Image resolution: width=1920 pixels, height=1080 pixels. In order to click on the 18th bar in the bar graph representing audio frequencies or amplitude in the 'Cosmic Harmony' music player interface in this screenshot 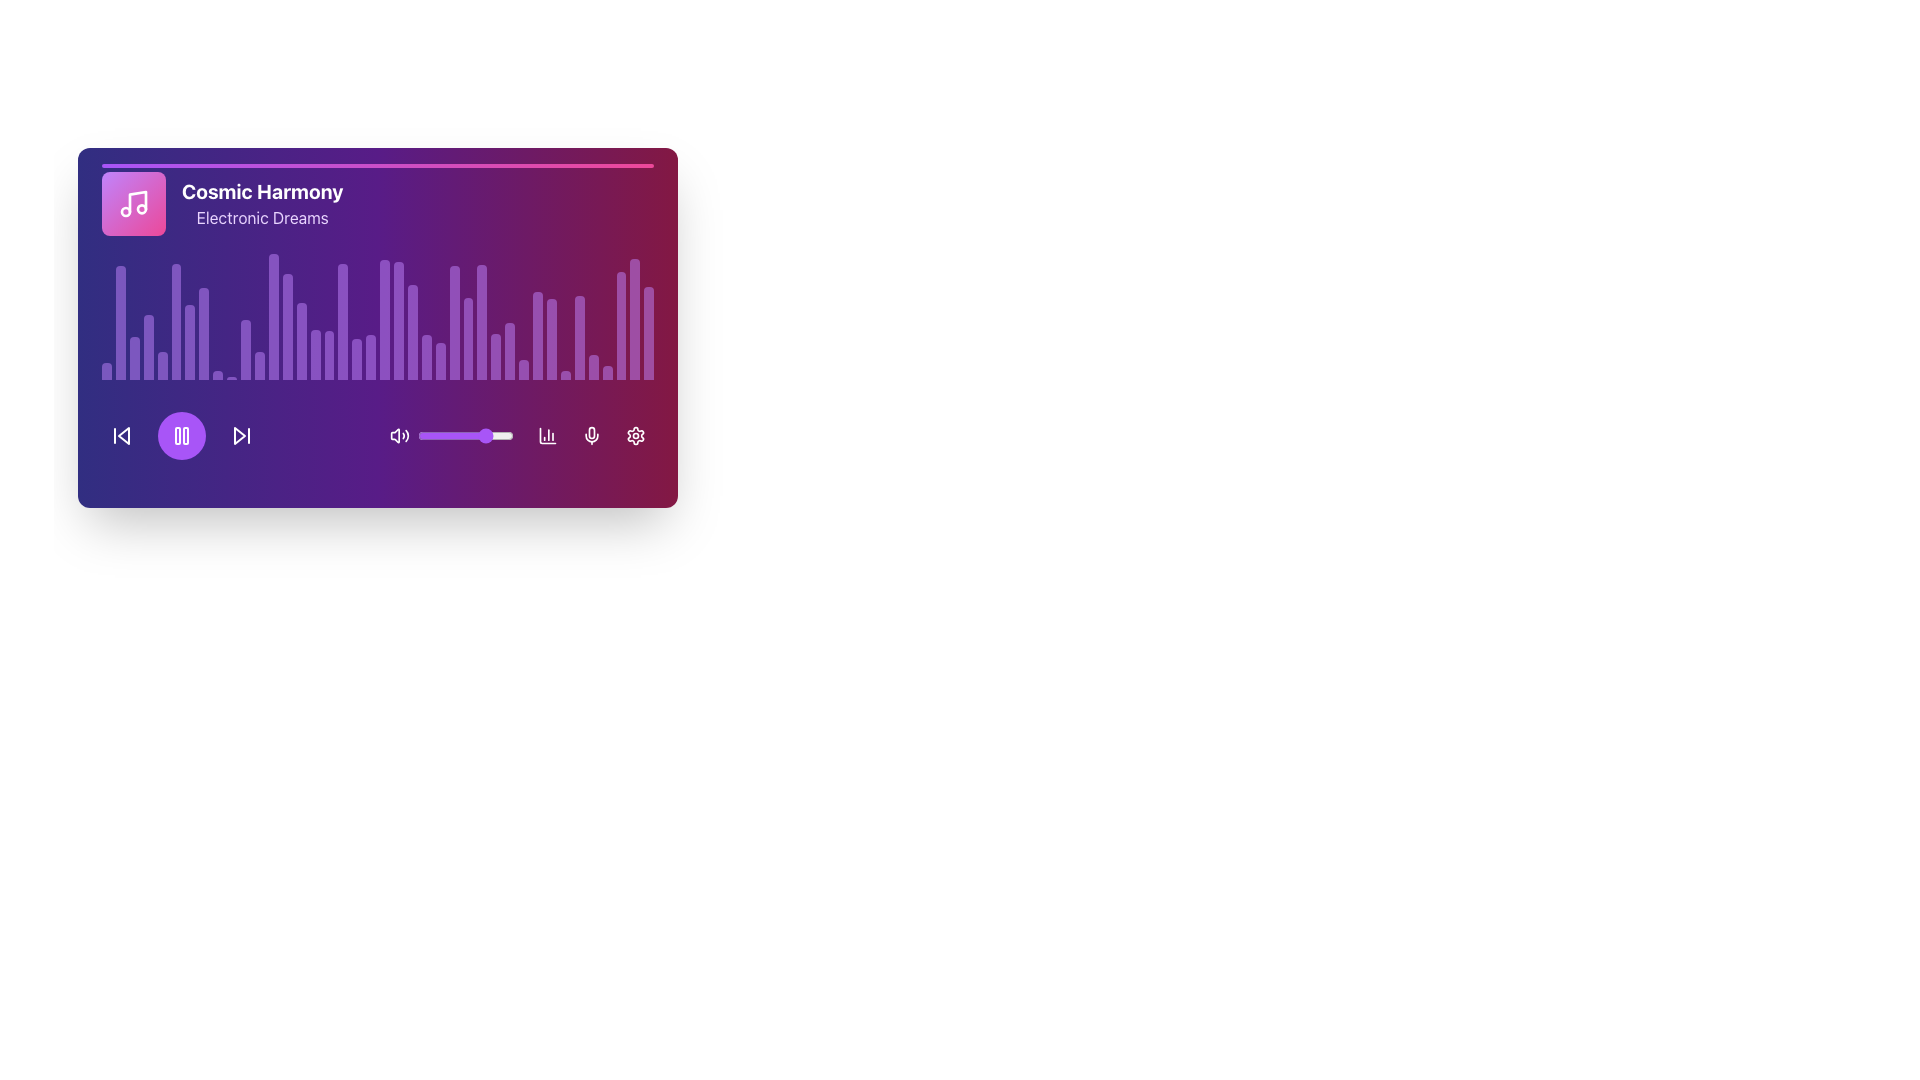, I will do `click(343, 320)`.